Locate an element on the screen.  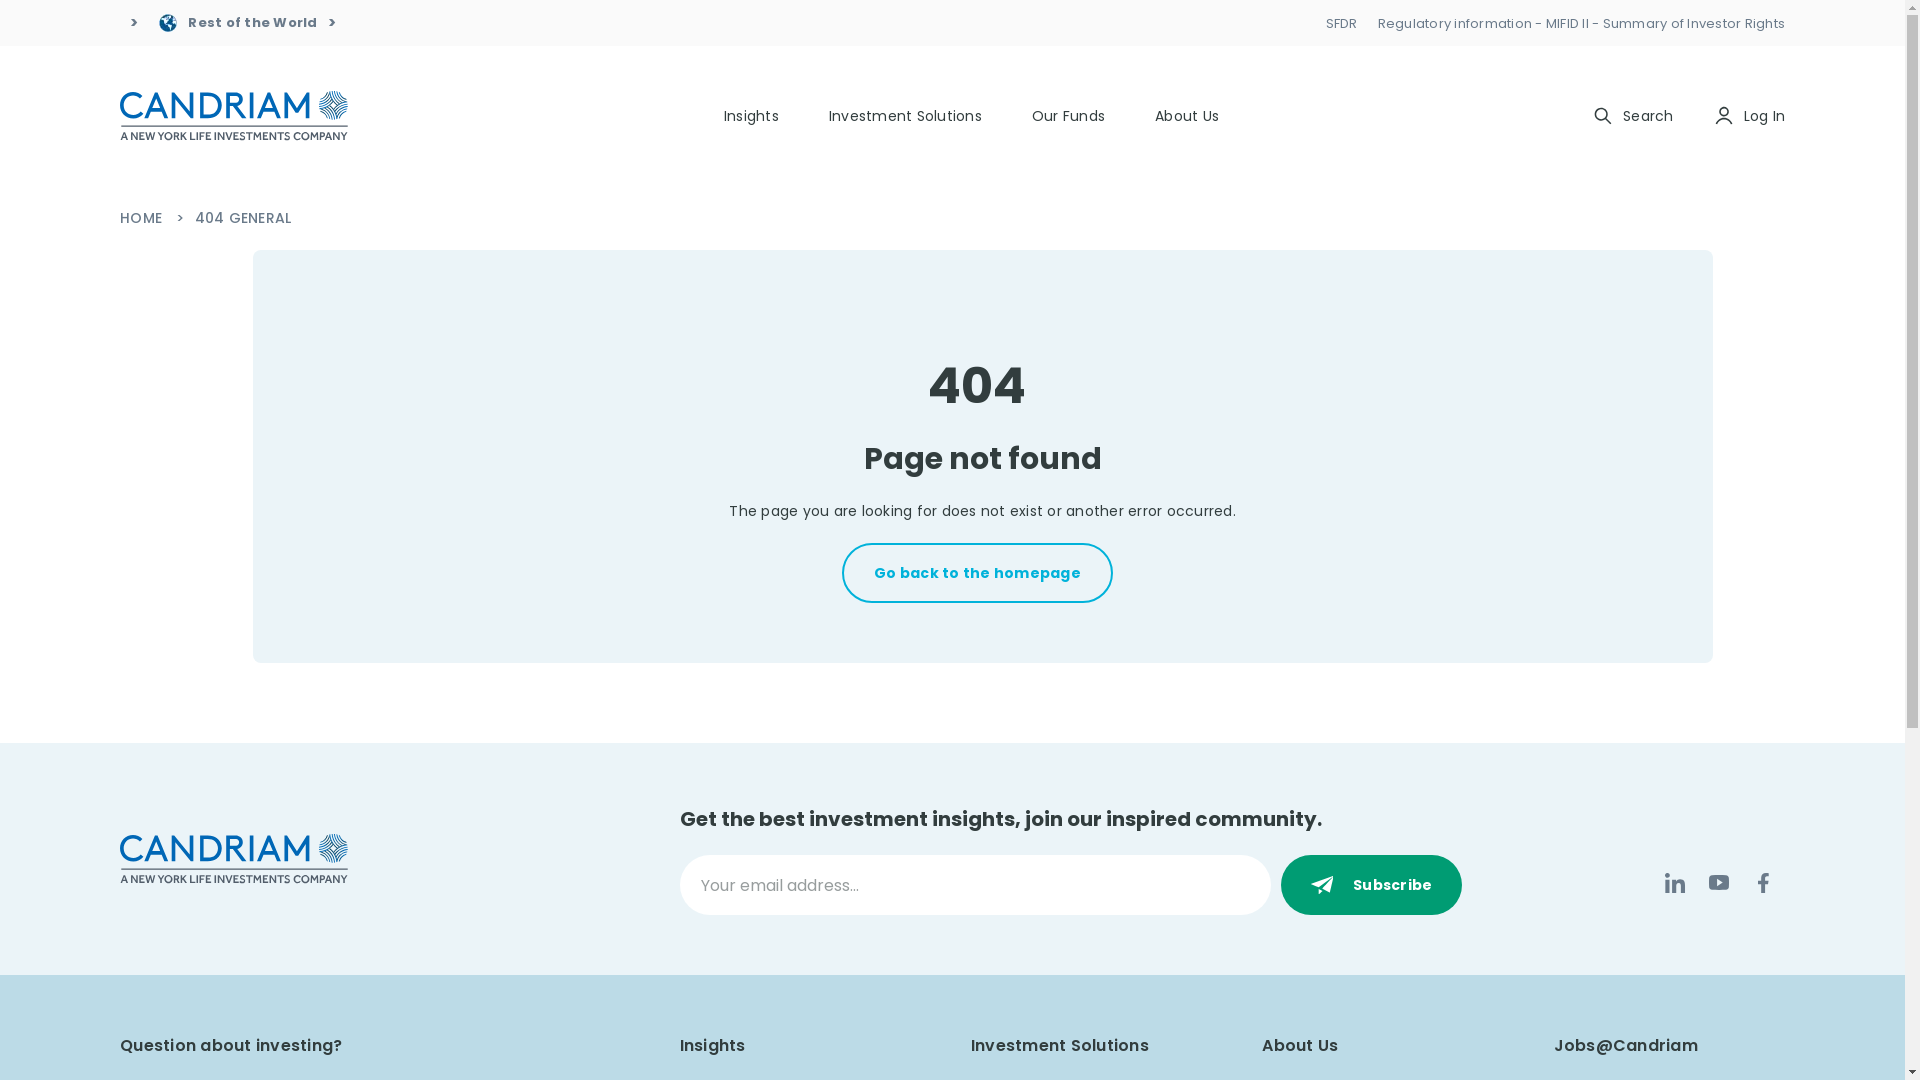
'SFDR' is located at coordinates (1342, 23).